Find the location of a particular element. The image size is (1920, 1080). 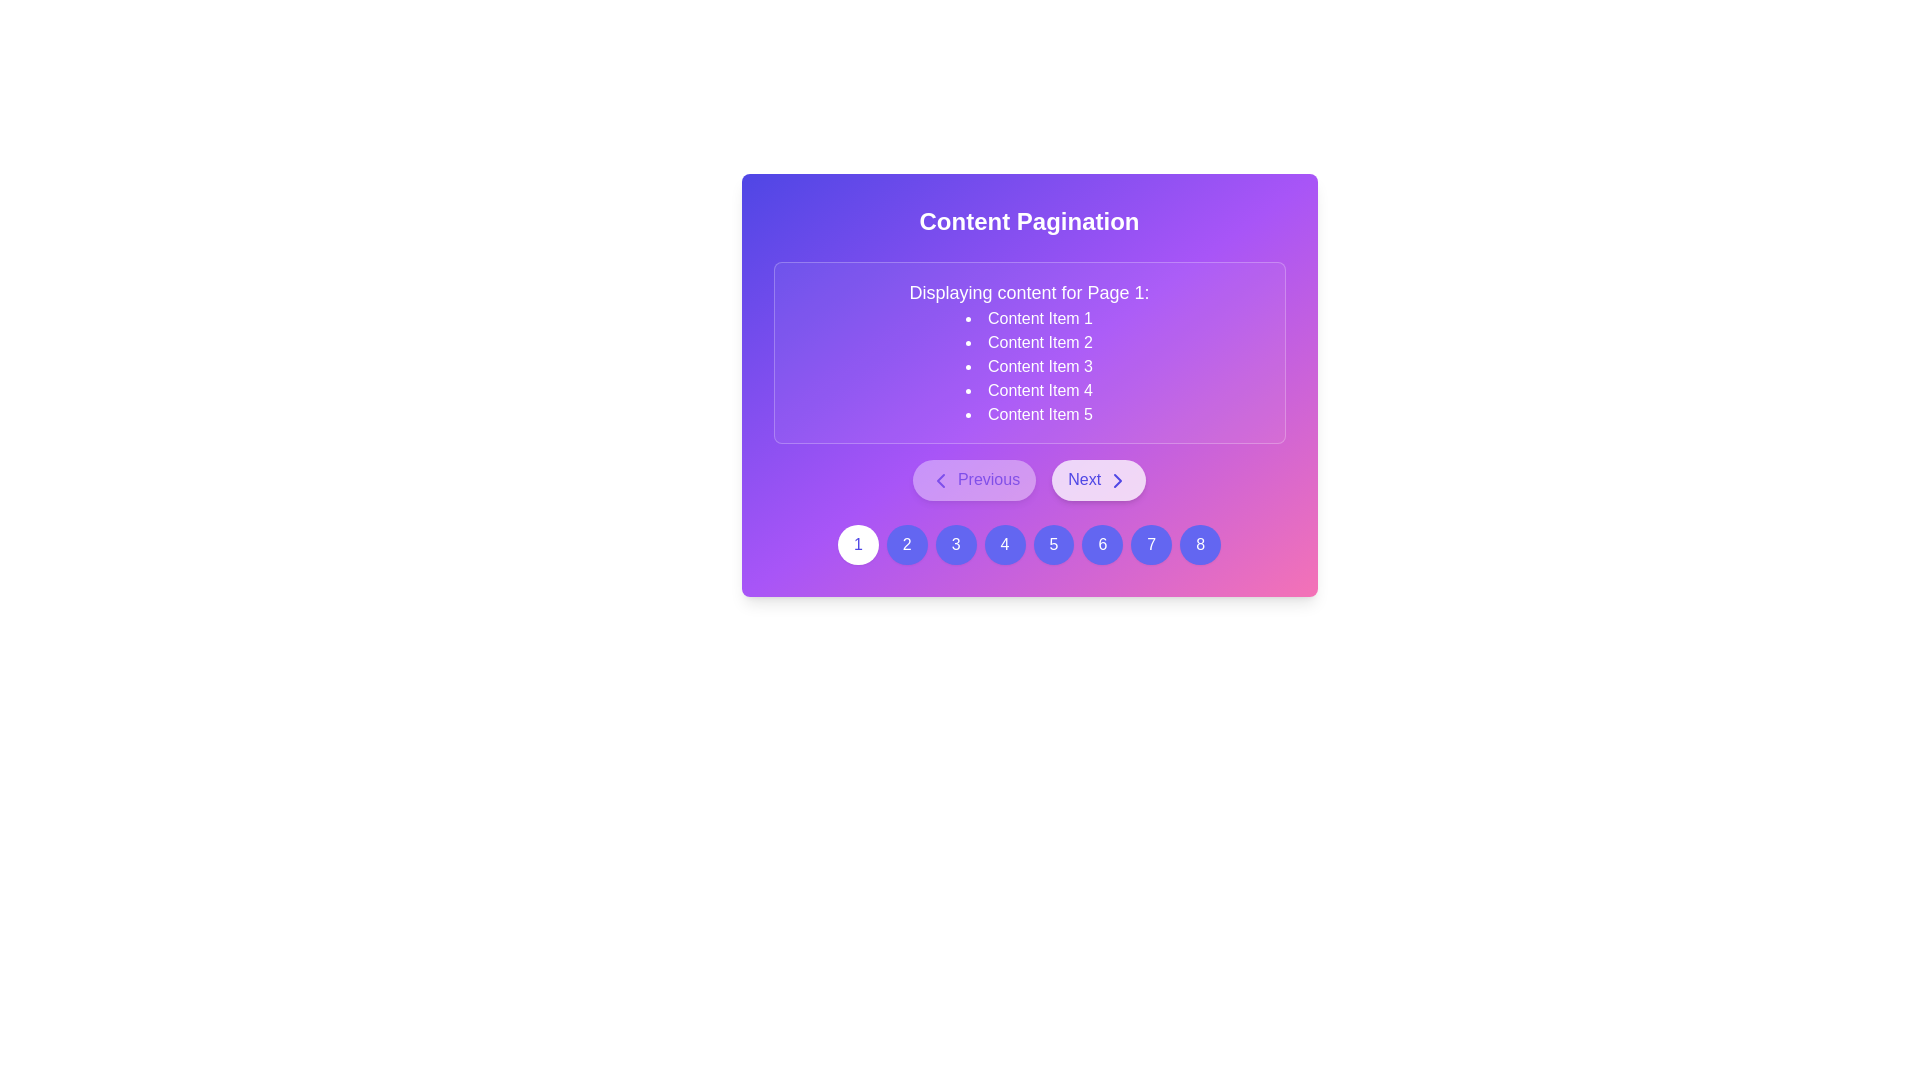

the circular button with a white background and the number '1' in indigo text is located at coordinates (858, 544).